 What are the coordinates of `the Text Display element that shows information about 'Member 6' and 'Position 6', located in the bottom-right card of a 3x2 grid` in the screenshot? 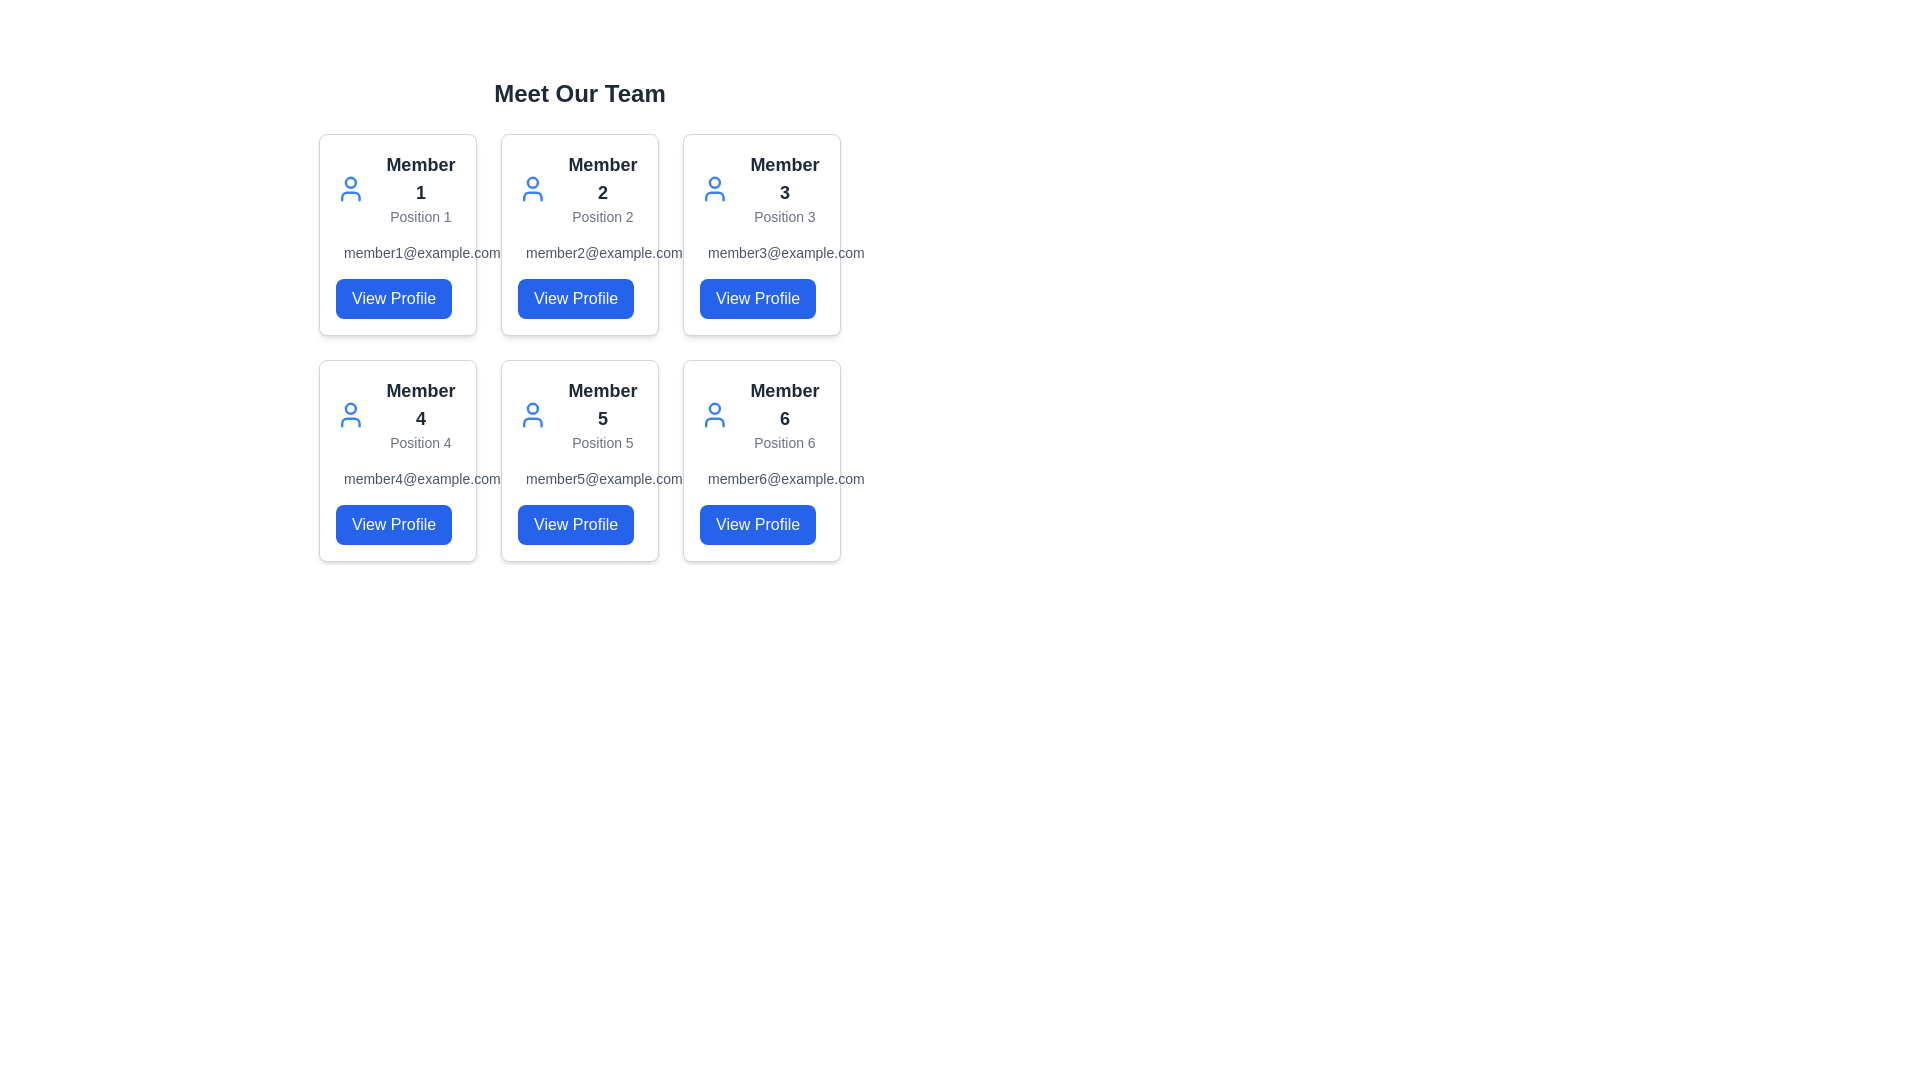 It's located at (783, 414).